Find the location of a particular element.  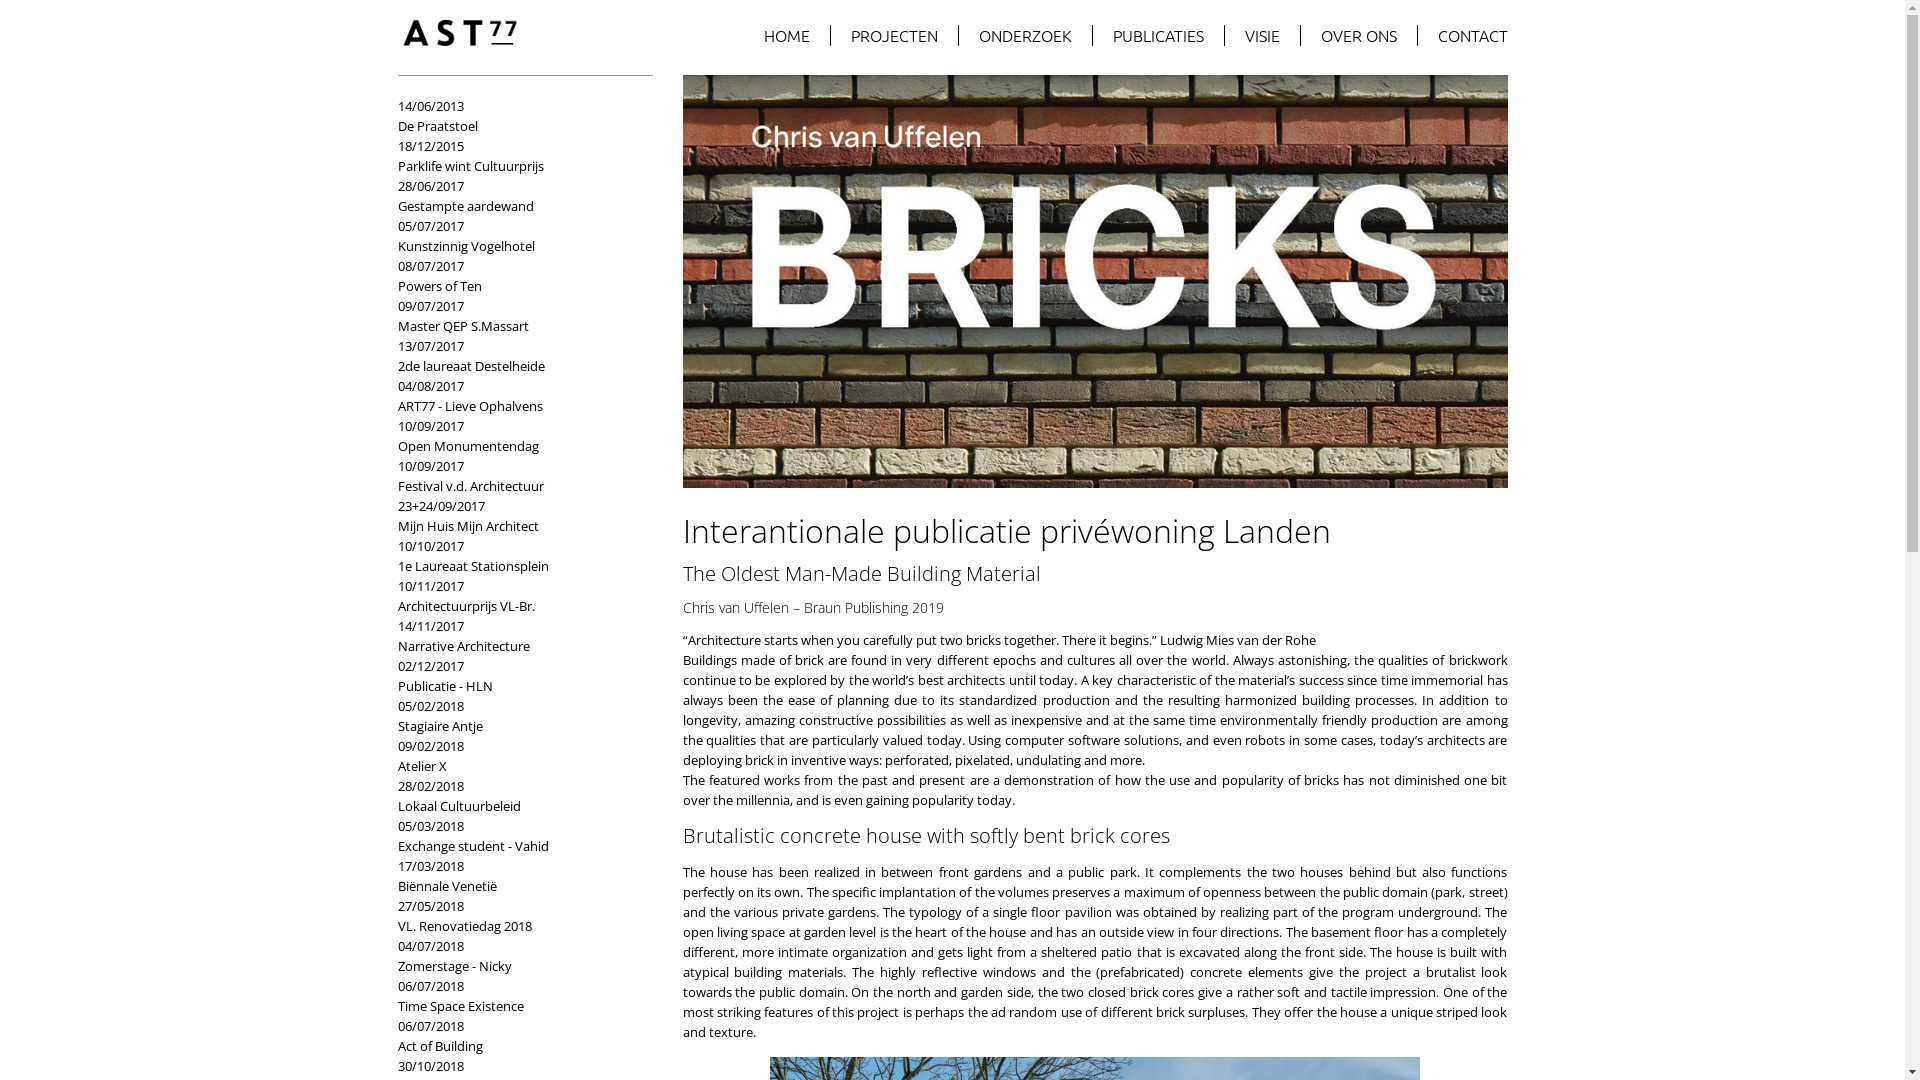

'10/09/2017 is located at coordinates (398, 434).